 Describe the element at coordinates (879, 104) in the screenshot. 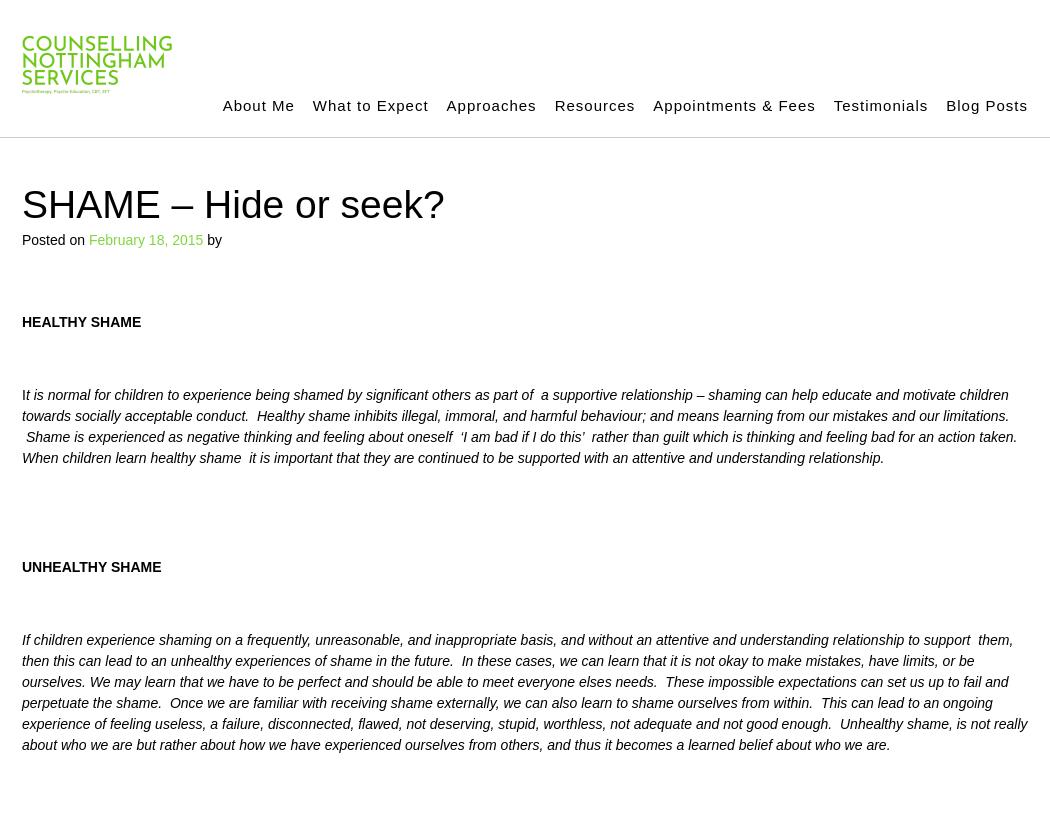

I see `'Testimonials'` at that location.